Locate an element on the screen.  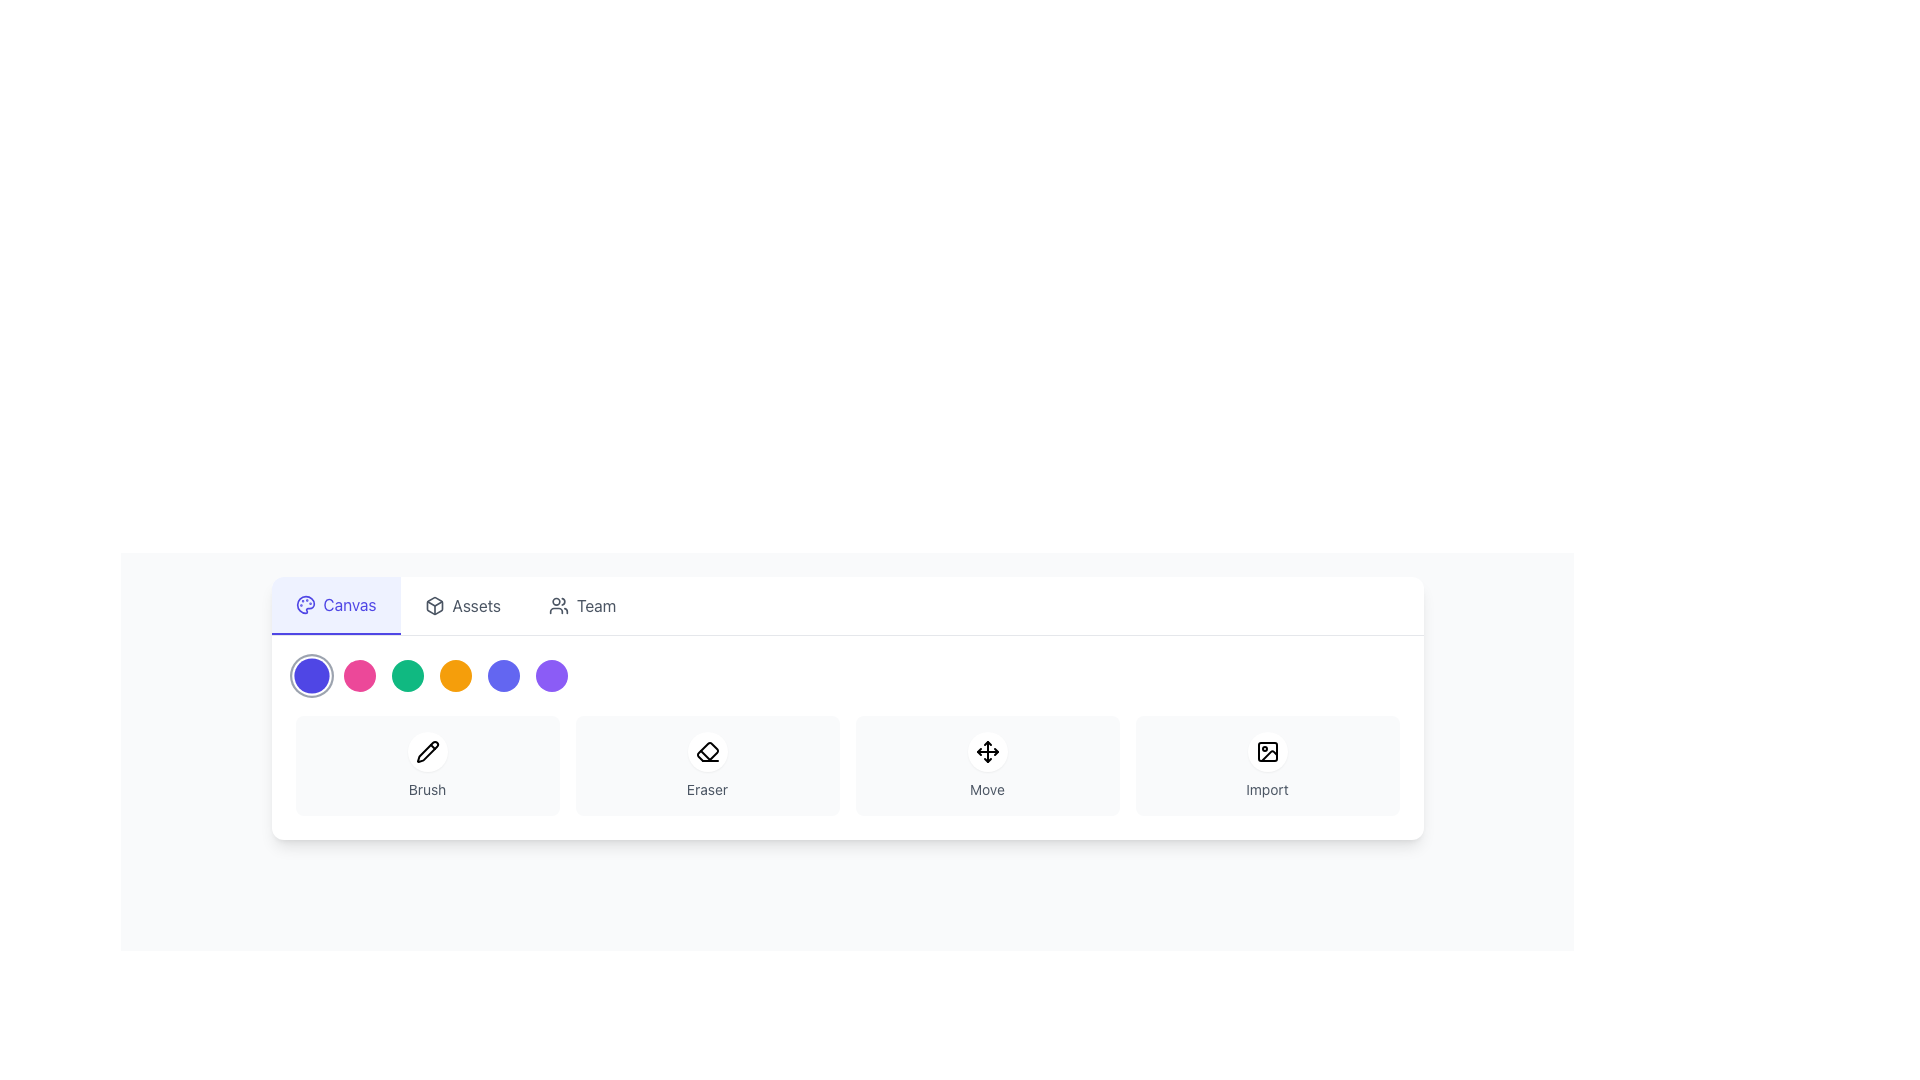
the circular magenta button located between a blue button and a green button in the lower section of the interface is located at coordinates (359, 675).